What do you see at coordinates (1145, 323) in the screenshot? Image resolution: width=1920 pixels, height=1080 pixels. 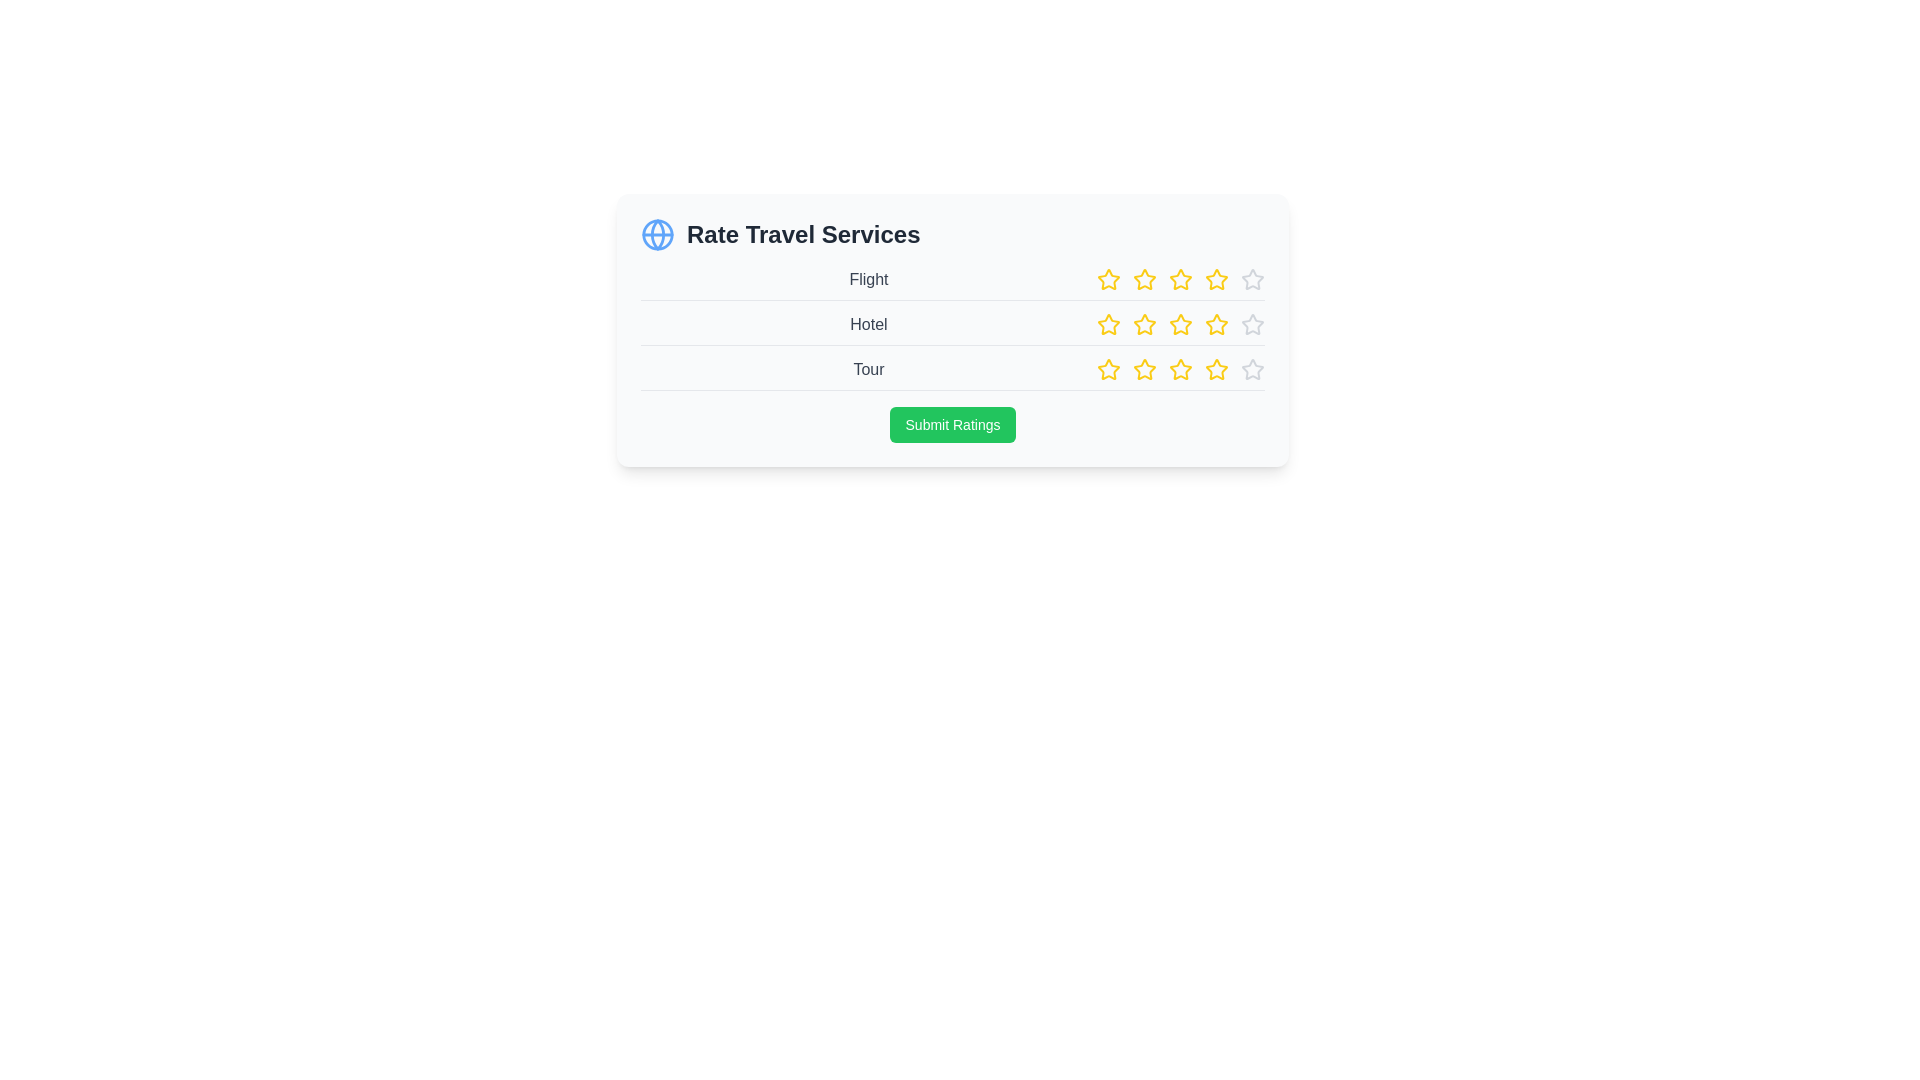 I see `the third star icon in the 'Hotel' rating section to select a three-star rating` at bounding box center [1145, 323].